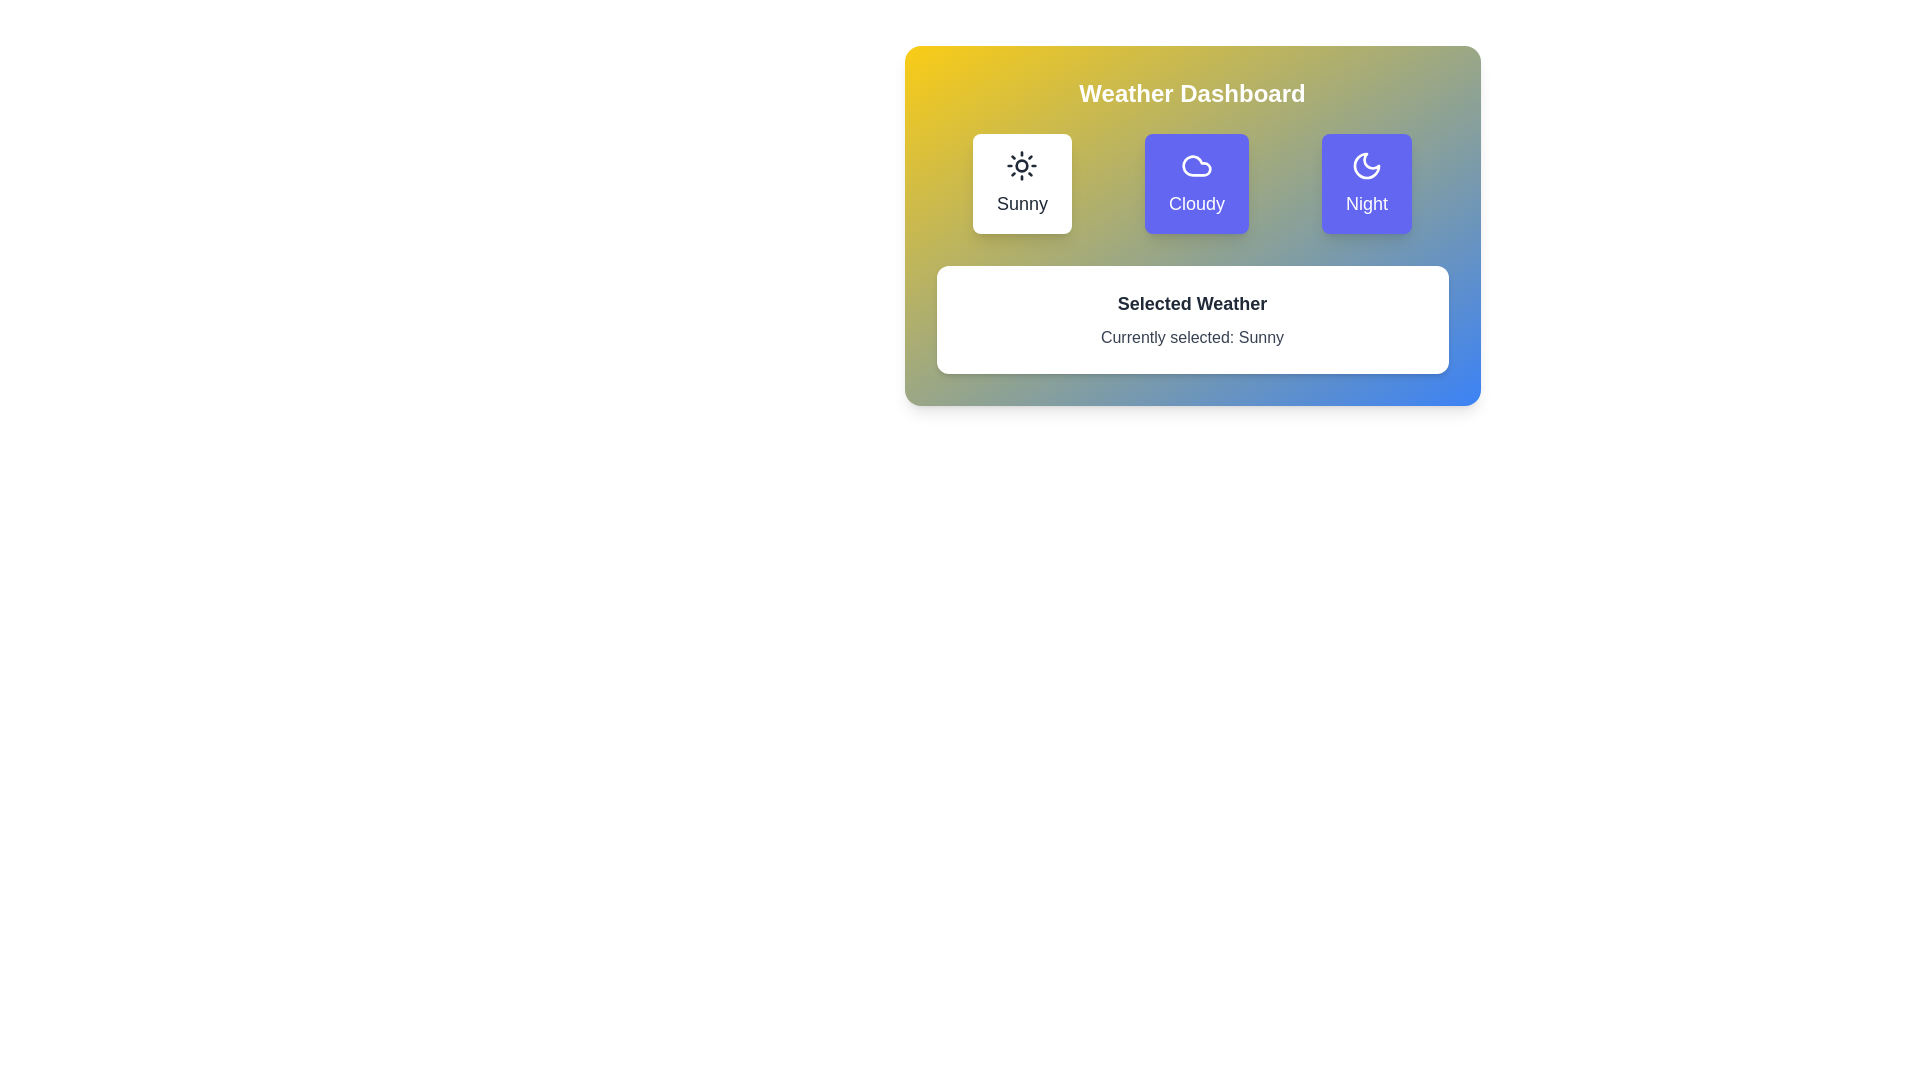 Image resolution: width=1920 pixels, height=1080 pixels. I want to click on the 'Cloudy' weather icon located at the top-center of the interface, positioned between the 'Sunny' icon on the left and the 'Night' icon on the right, so click(1196, 164).